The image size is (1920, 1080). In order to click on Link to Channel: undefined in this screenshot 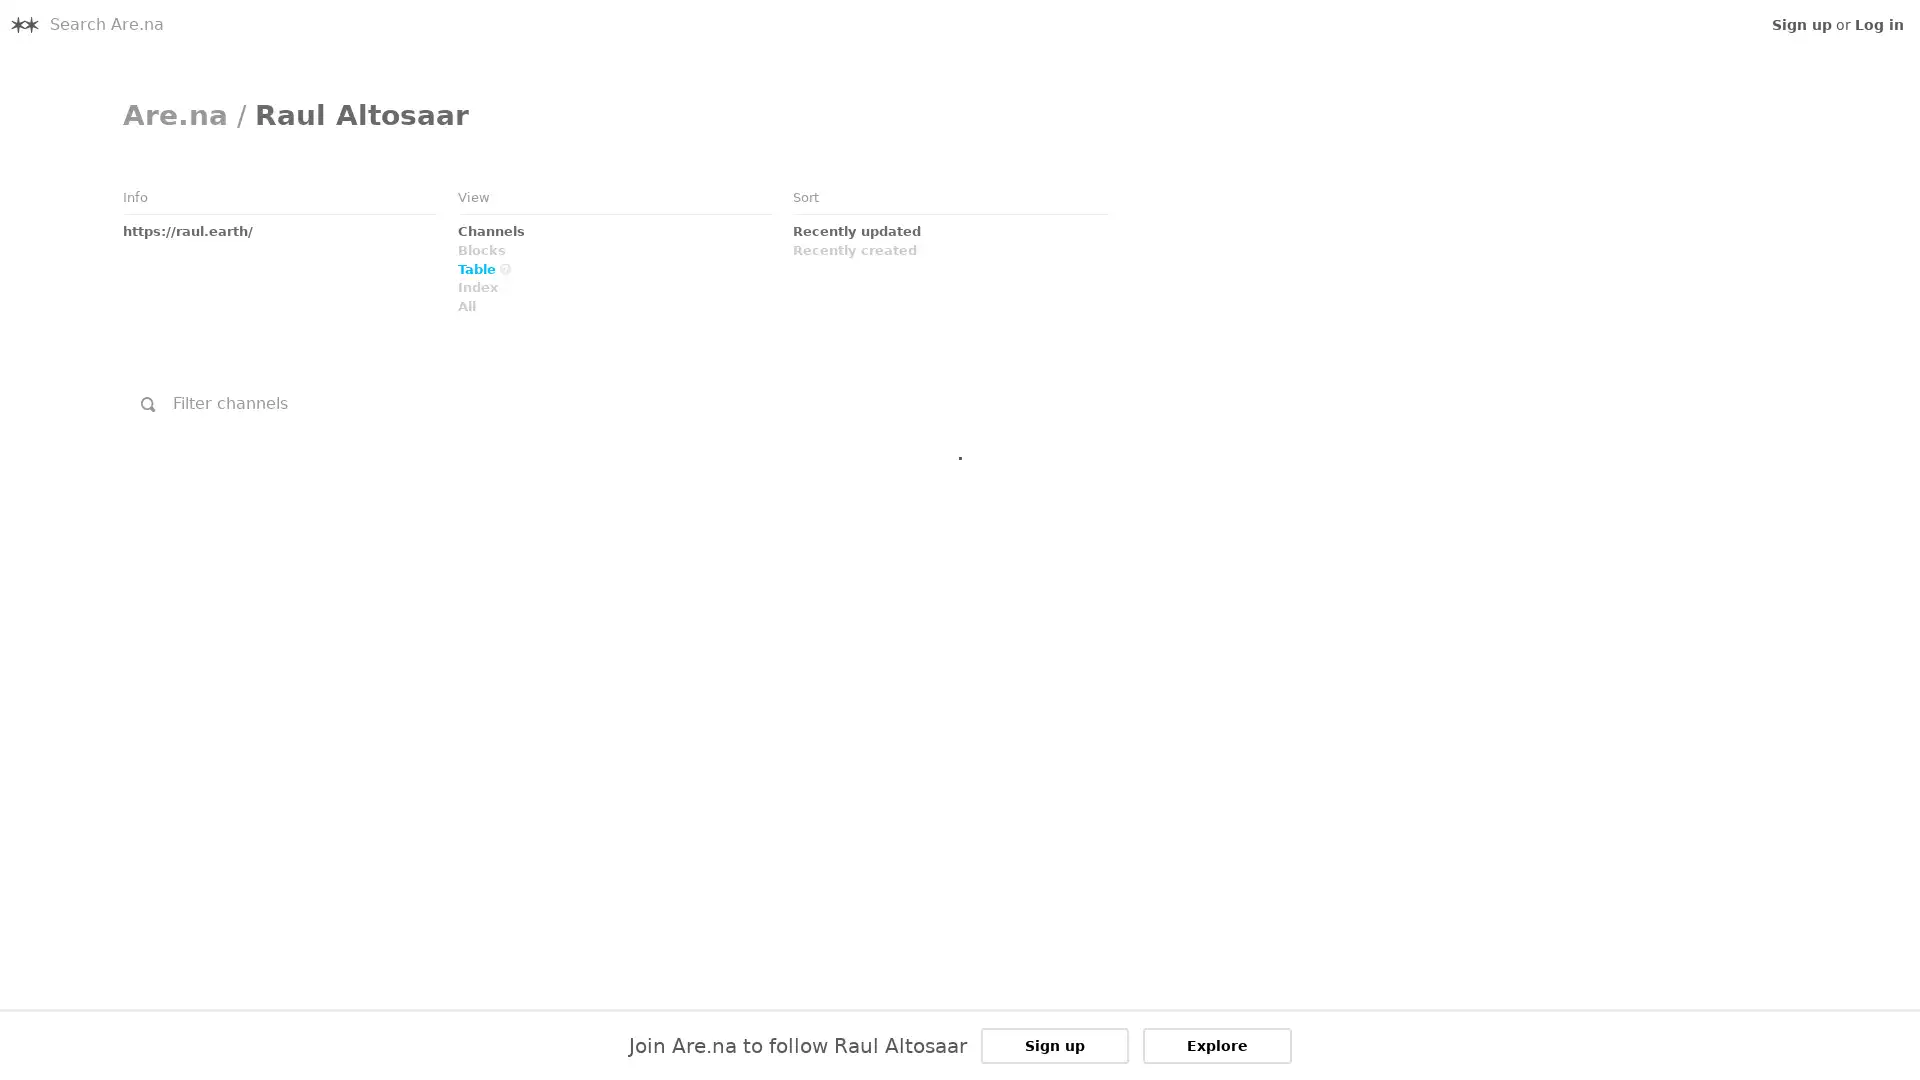, I will do `click(278, 595)`.